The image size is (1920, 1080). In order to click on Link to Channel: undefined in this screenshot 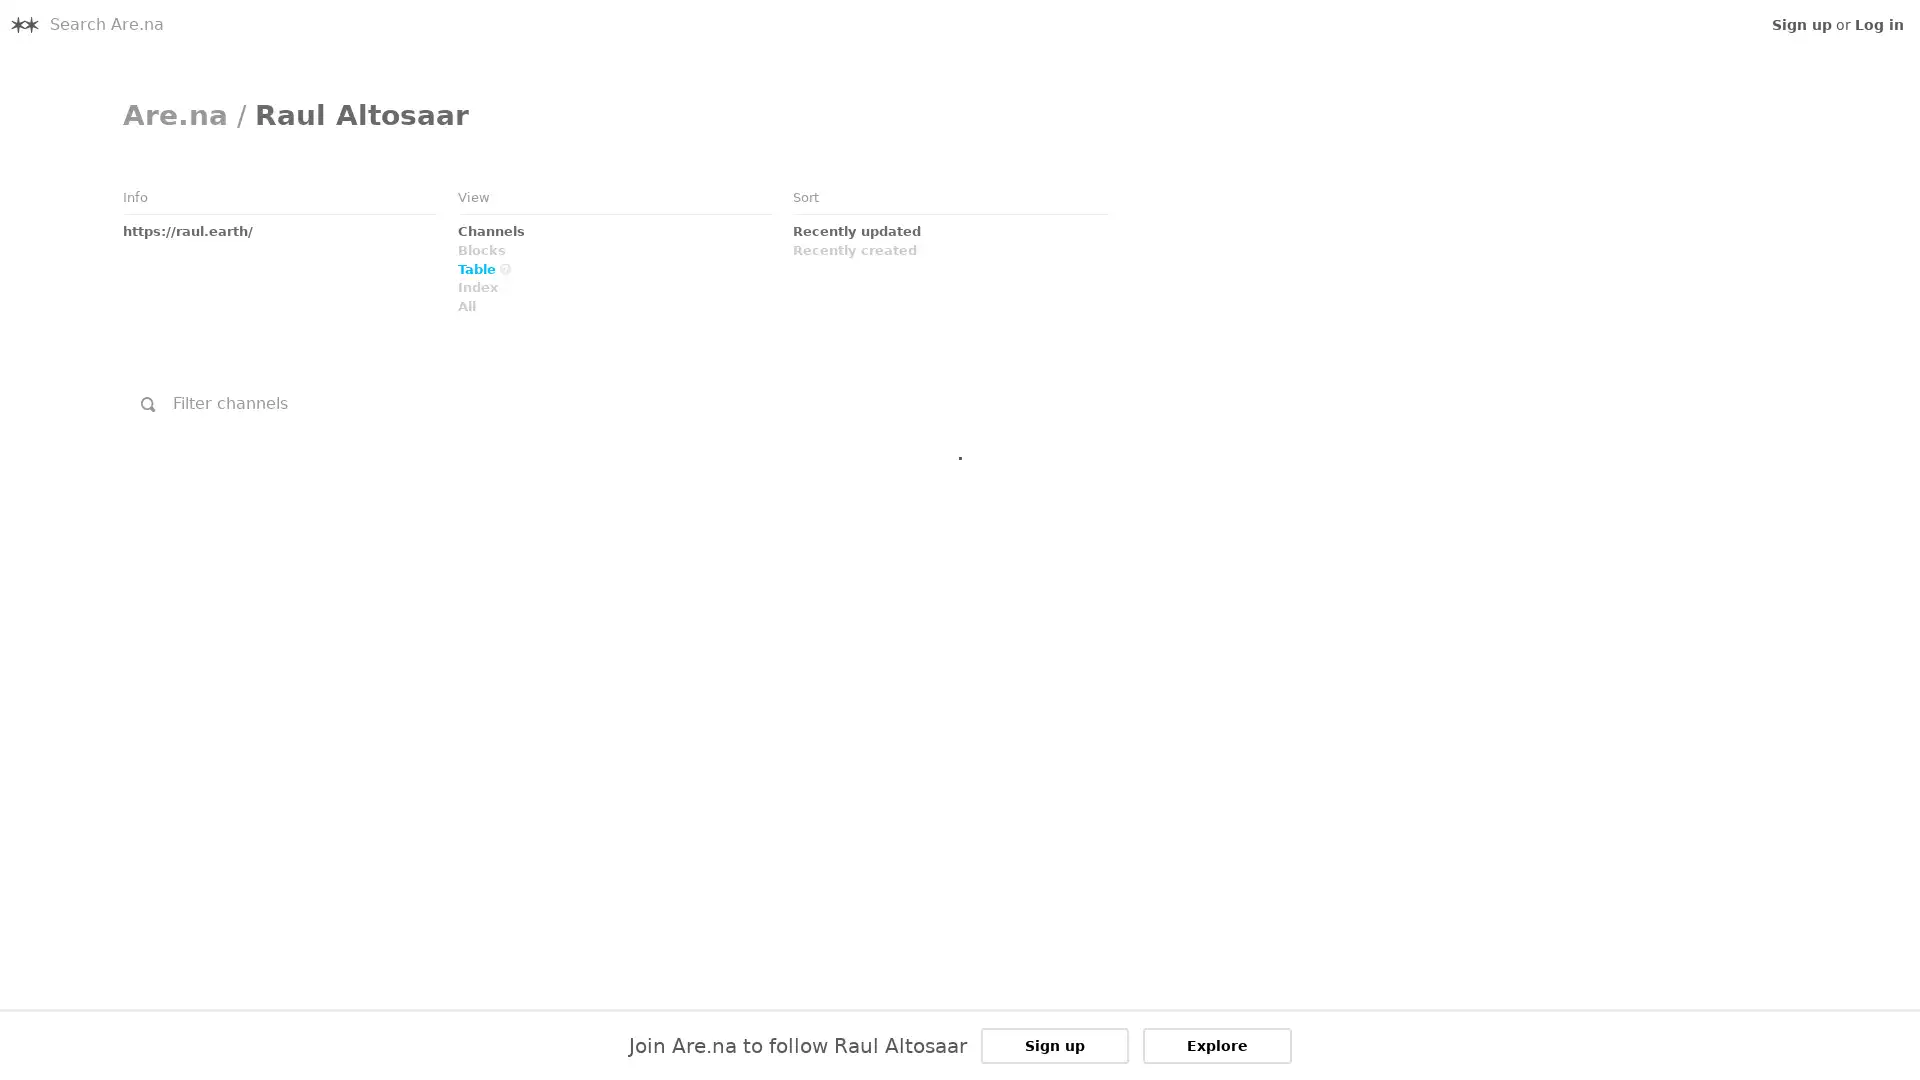, I will do `click(278, 595)`.